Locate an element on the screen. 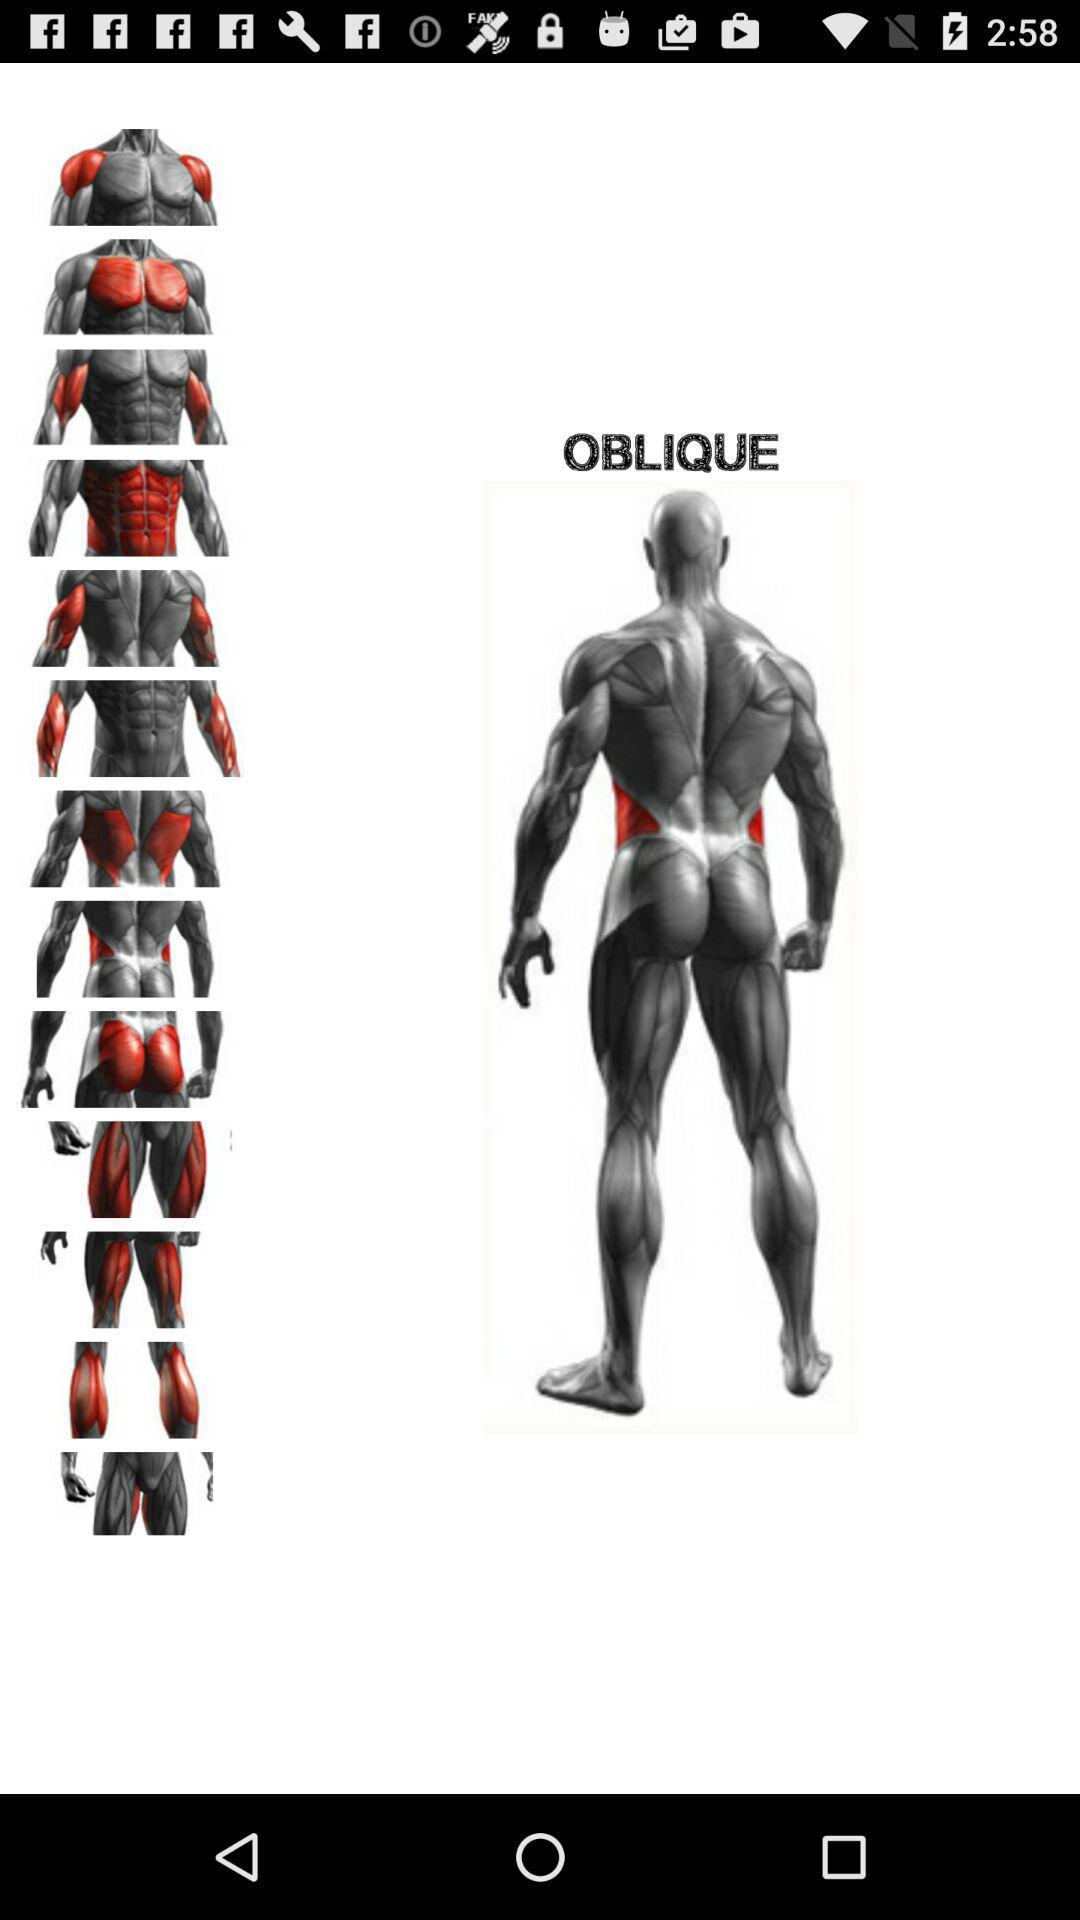 The width and height of the screenshot is (1080, 1920). see in easy is located at coordinates (131, 720).